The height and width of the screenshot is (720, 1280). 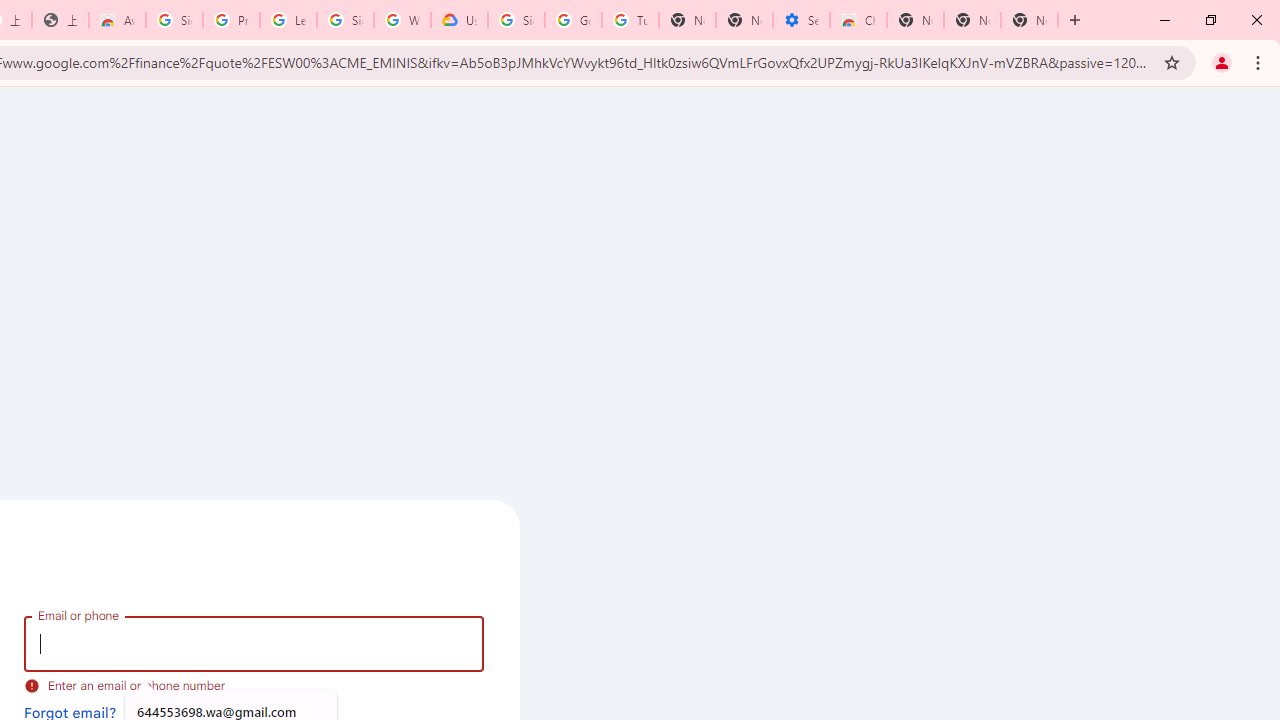 What do you see at coordinates (1029, 20) in the screenshot?
I see `'New Tab'` at bounding box center [1029, 20].